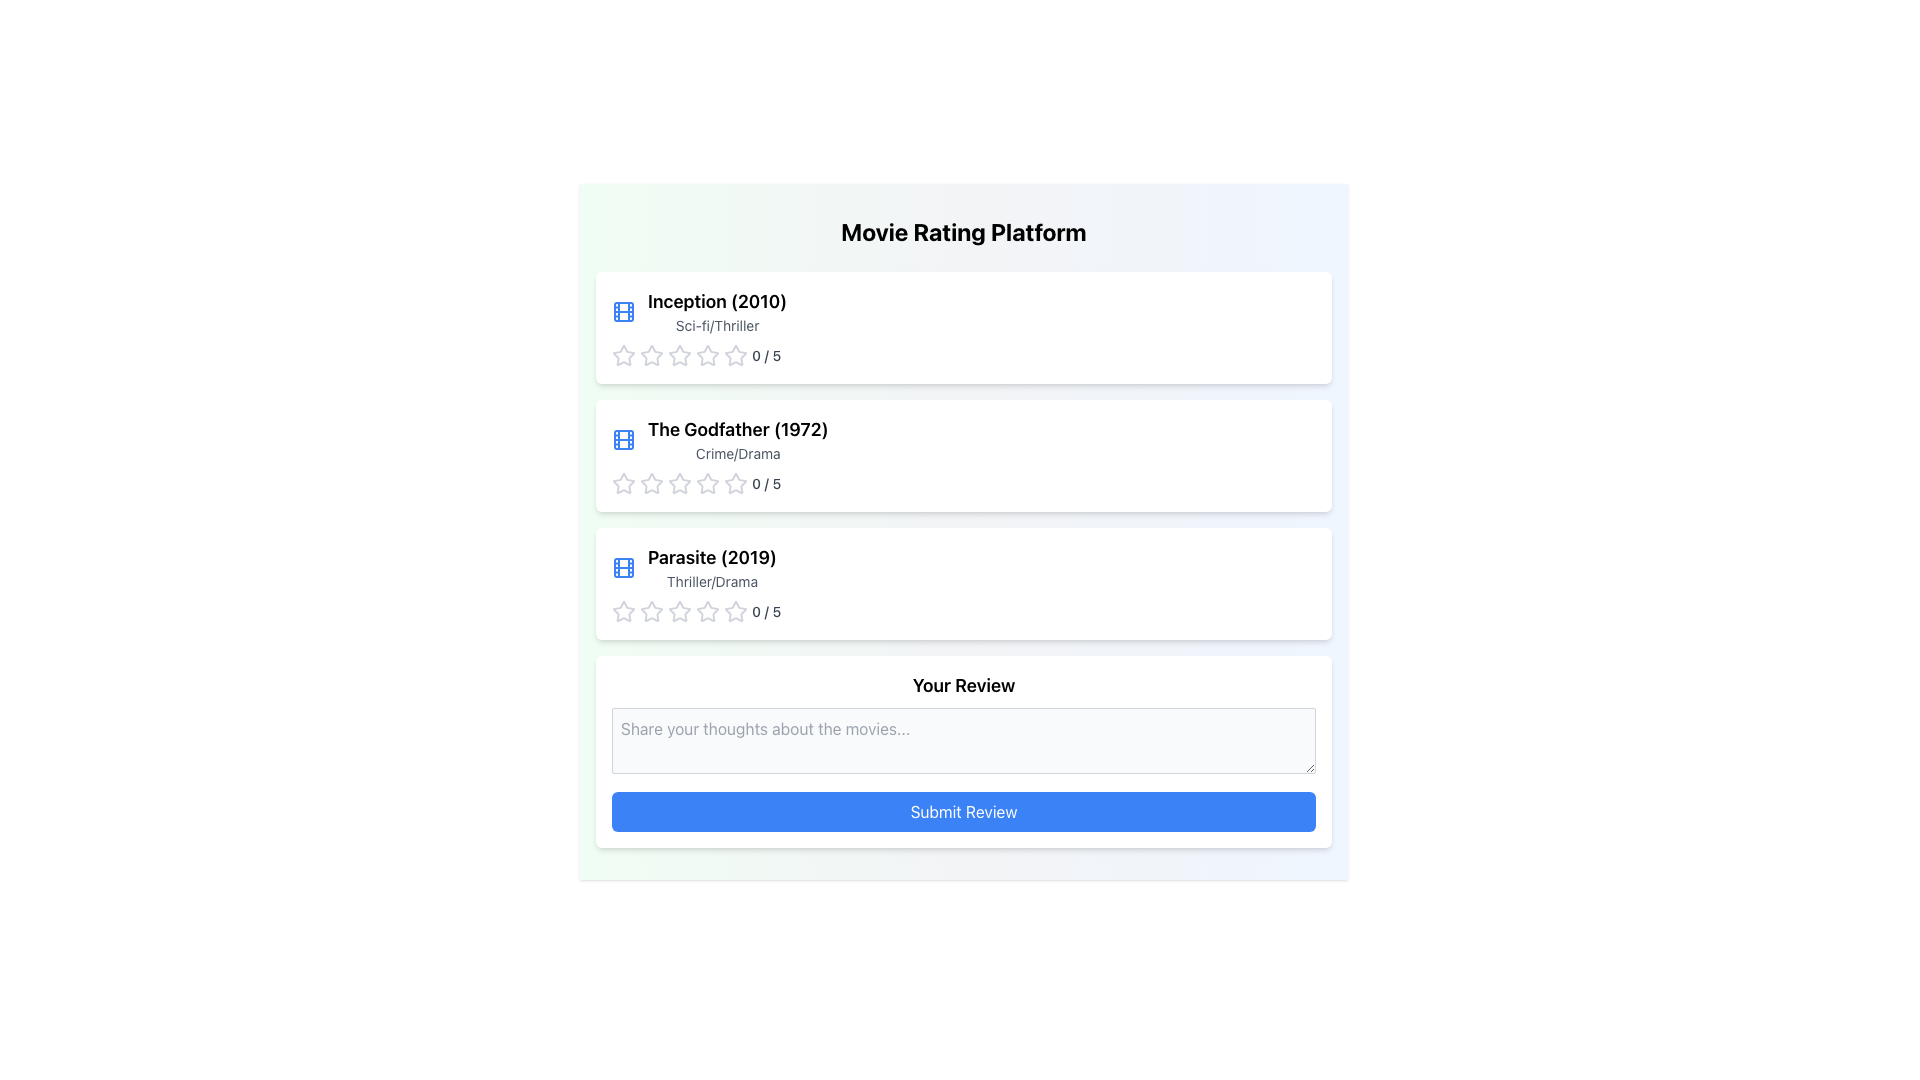  Describe the element at coordinates (623, 483) in the screenshot. I see `the first star icon in the rating system for 'The Godfather (1972)' movie card` at that location.